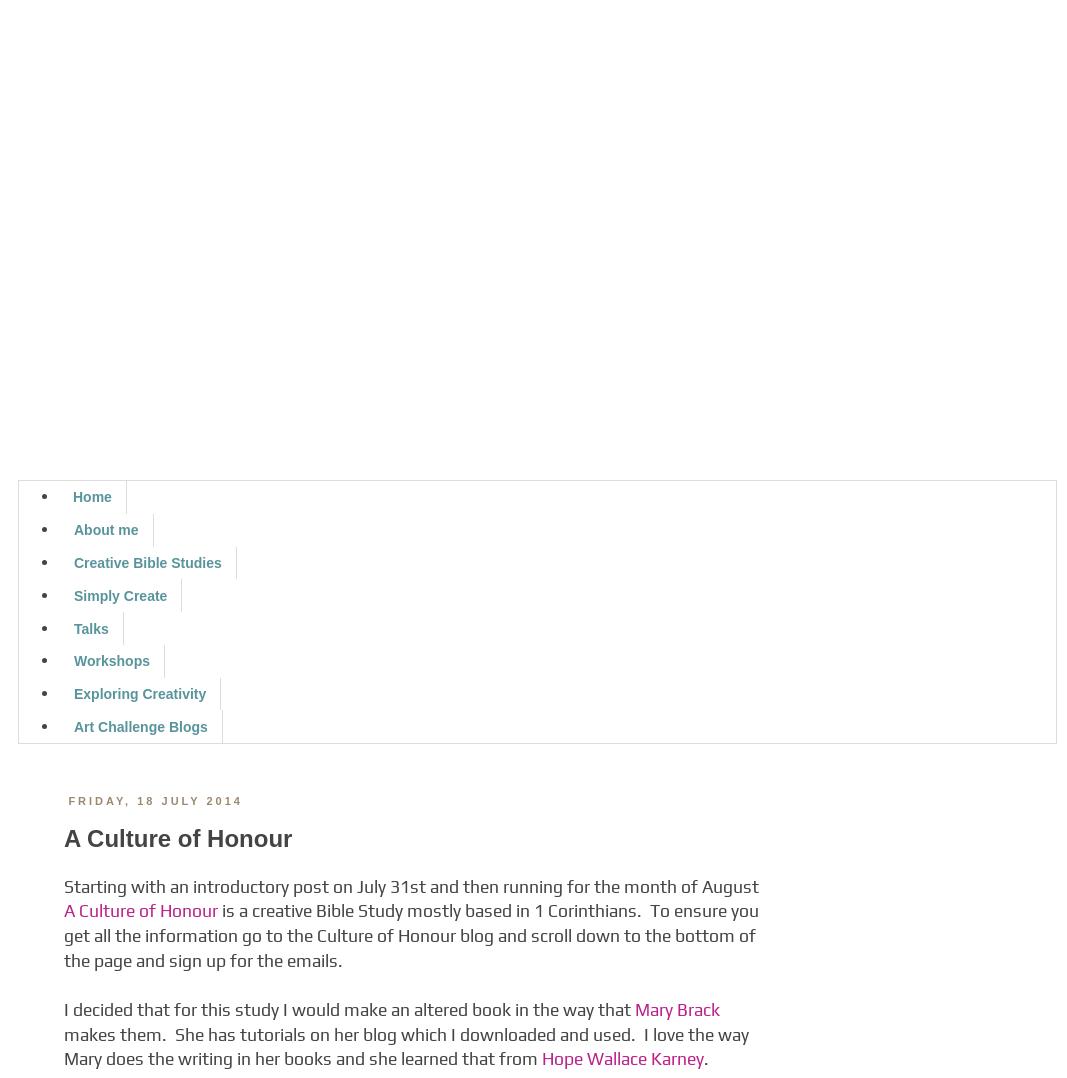 Image resolution: width=1067 pixels, height=1078 pixels. I want to click on 'Workshops', so click(110, 661).